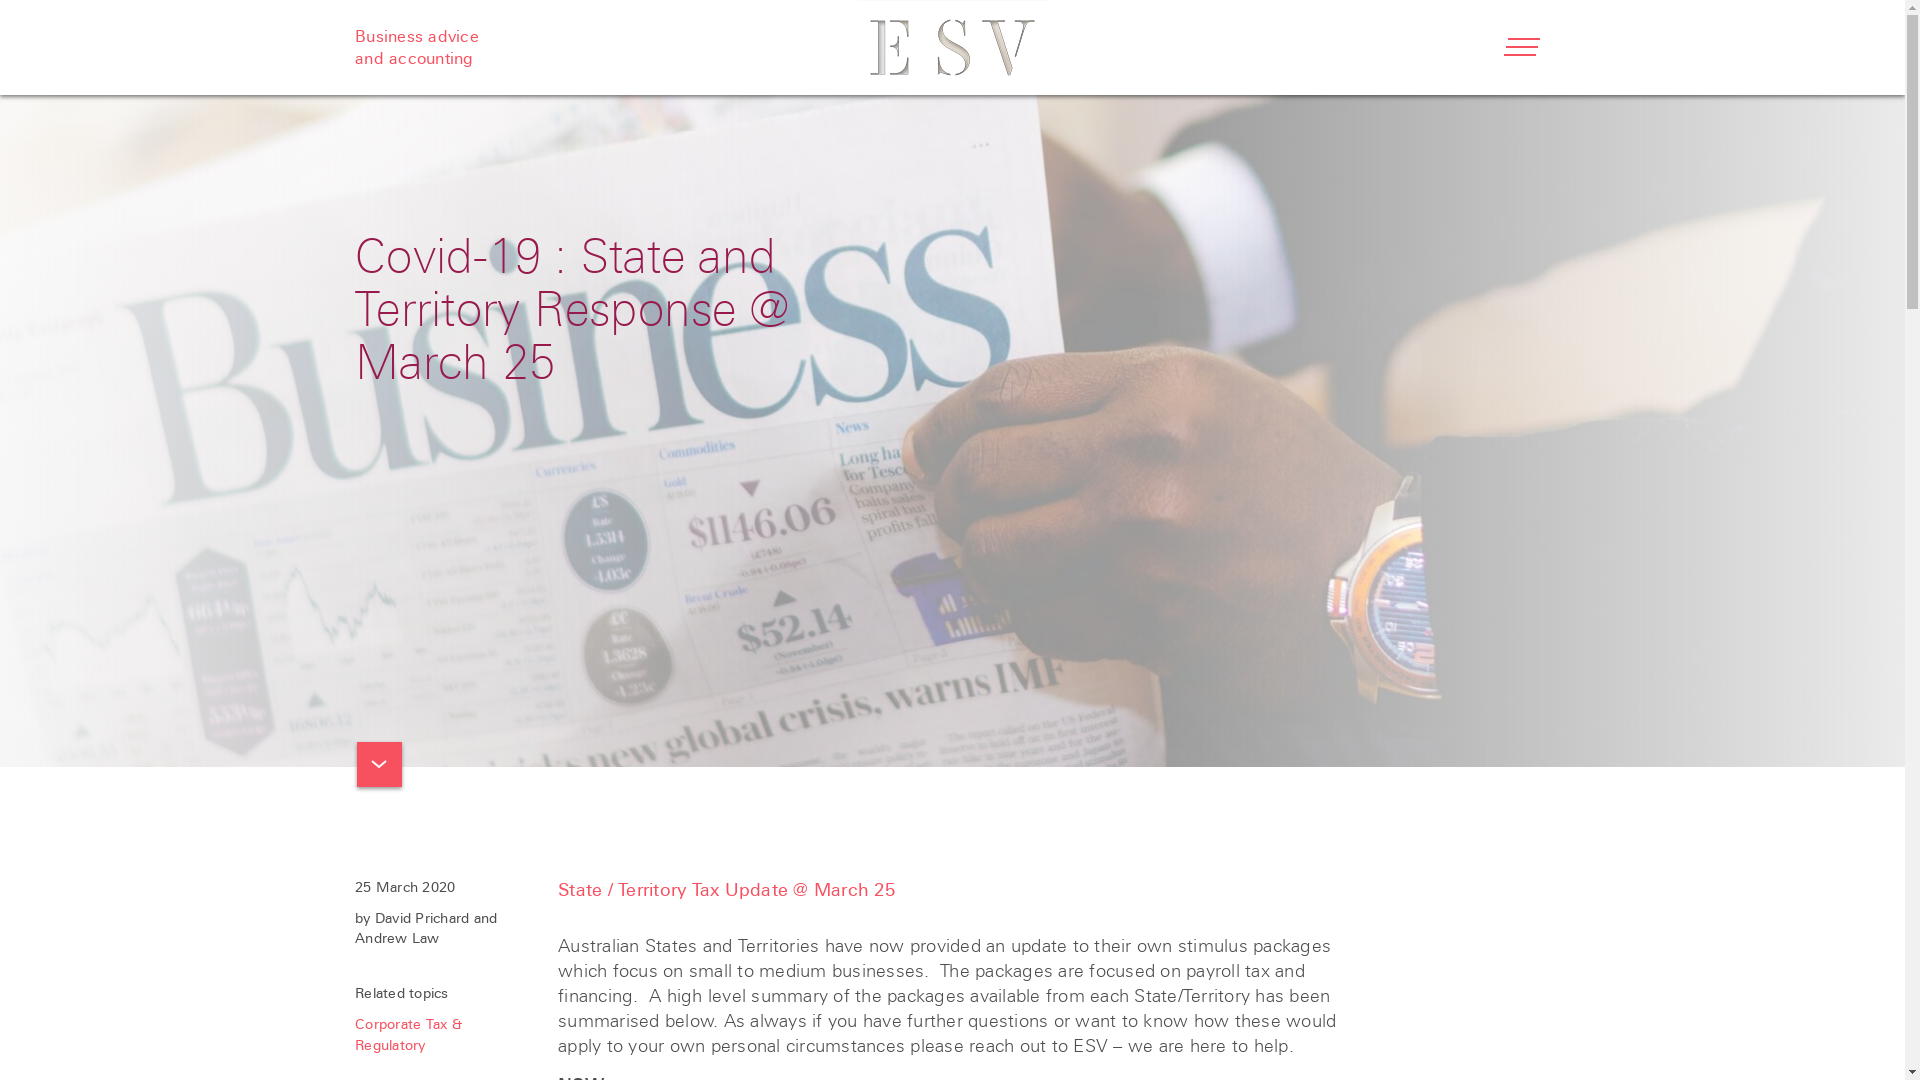 The image size is (1920, 1080). I want to click on 'Corporate Tax & Regulatory', so click(355, 1034).